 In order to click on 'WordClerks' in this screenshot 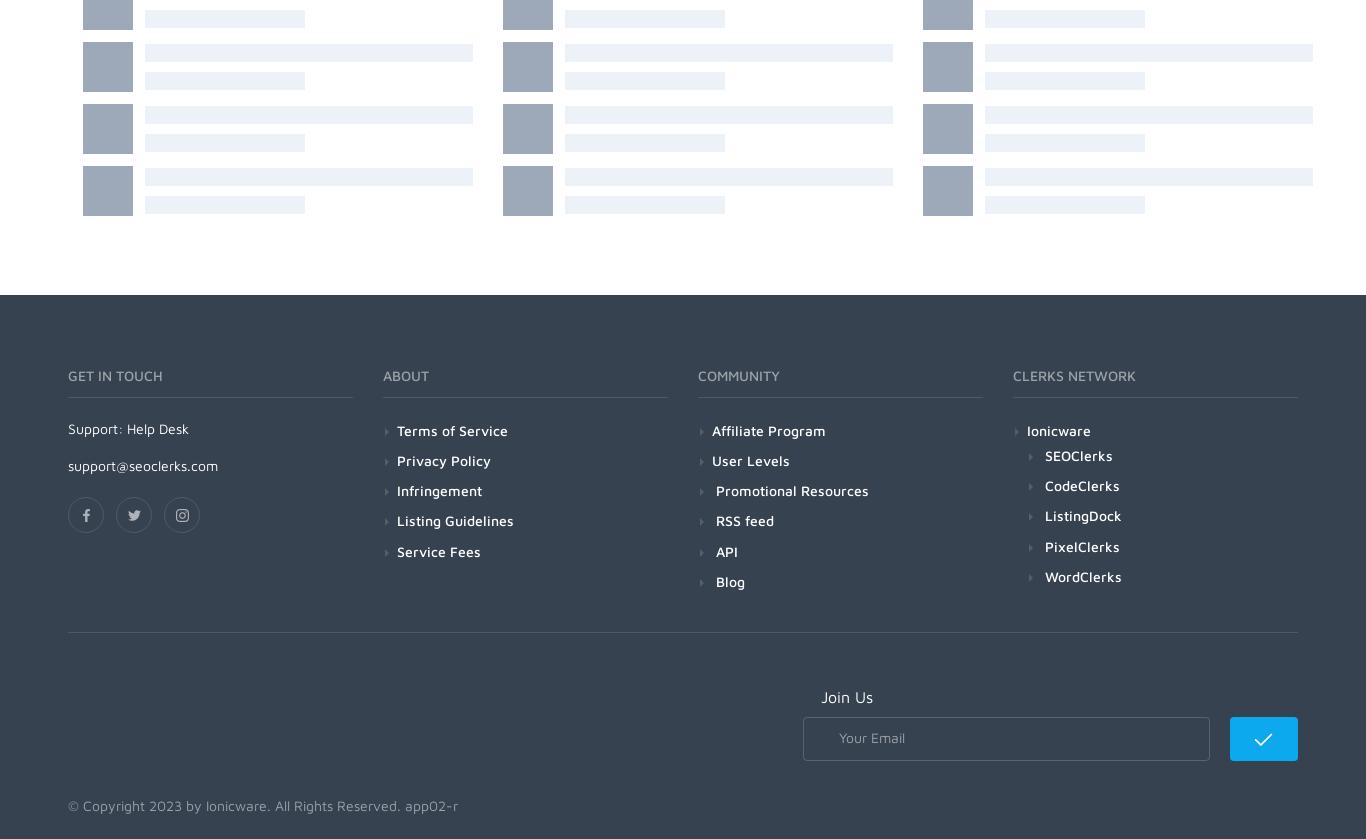, I will do `click(1043, 574)`.